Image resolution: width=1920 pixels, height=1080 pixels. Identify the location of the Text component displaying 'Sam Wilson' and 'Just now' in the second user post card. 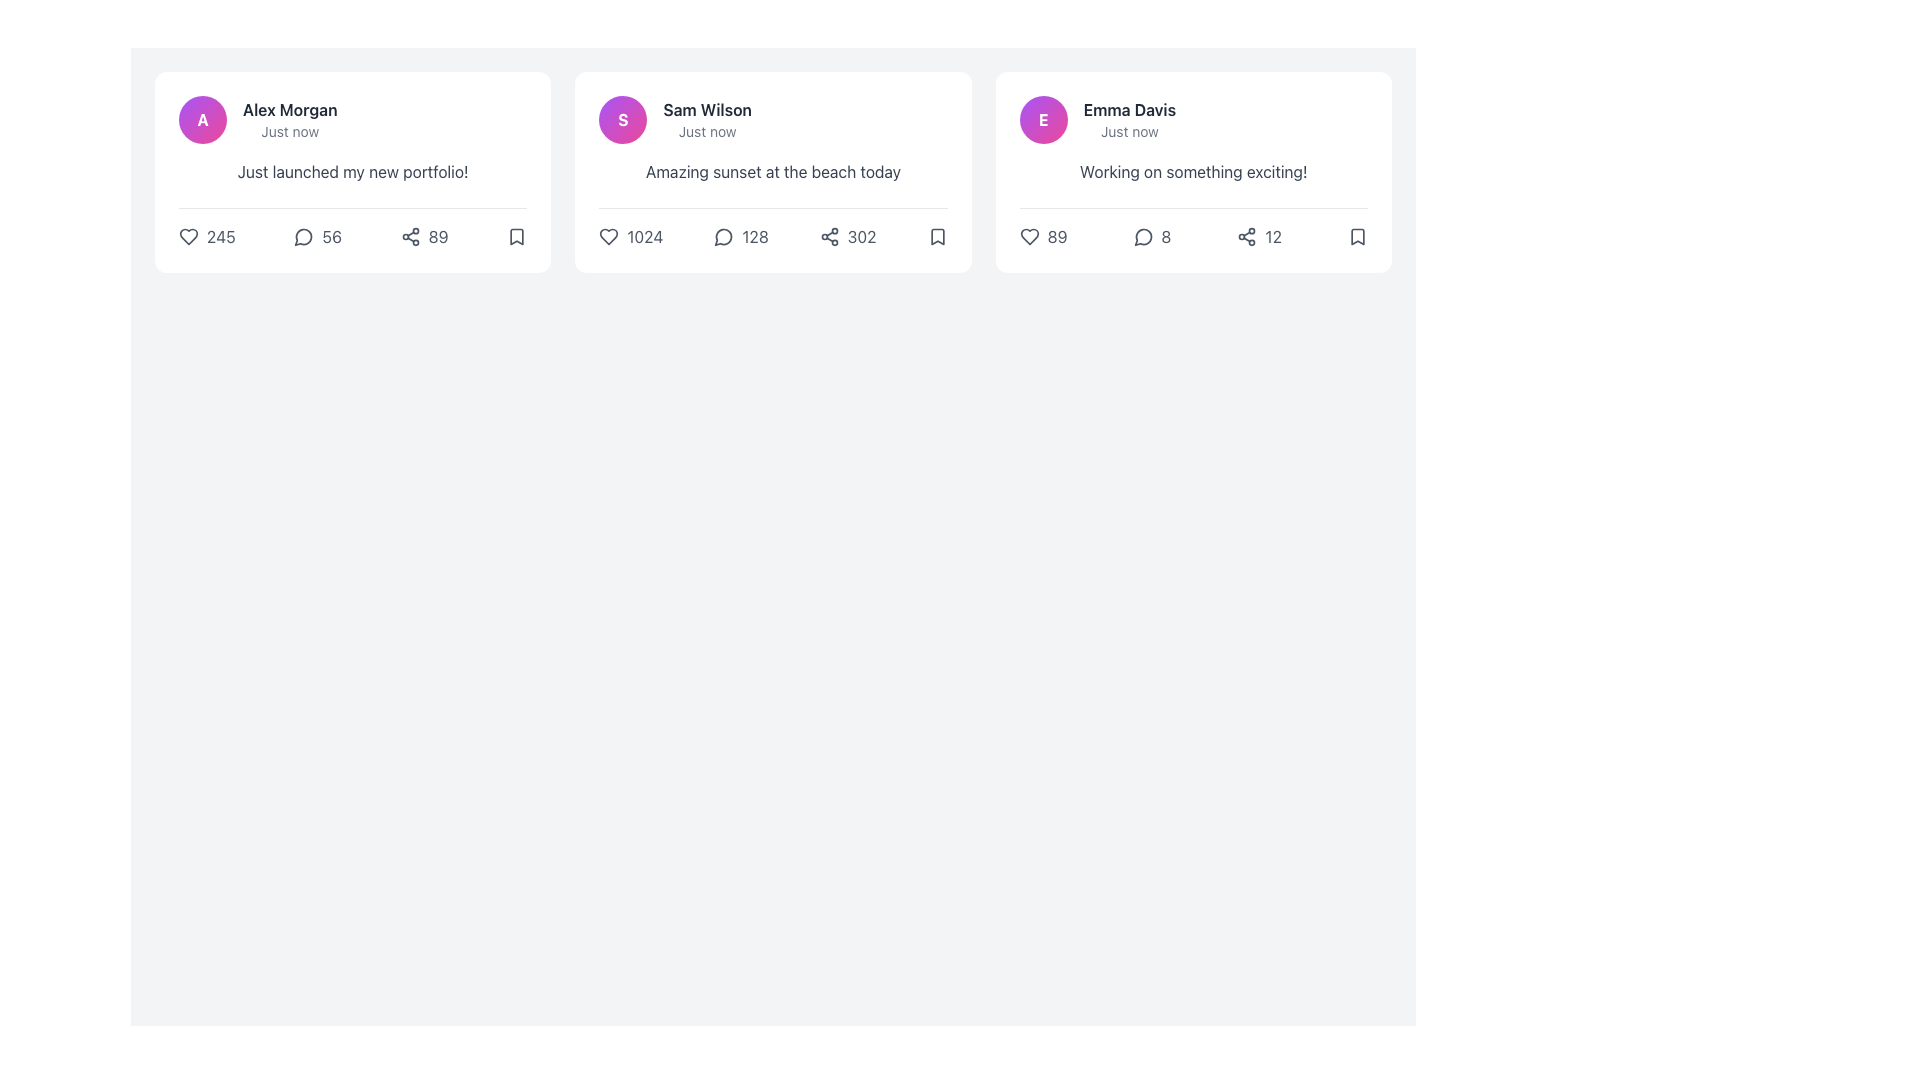
(707, 119).